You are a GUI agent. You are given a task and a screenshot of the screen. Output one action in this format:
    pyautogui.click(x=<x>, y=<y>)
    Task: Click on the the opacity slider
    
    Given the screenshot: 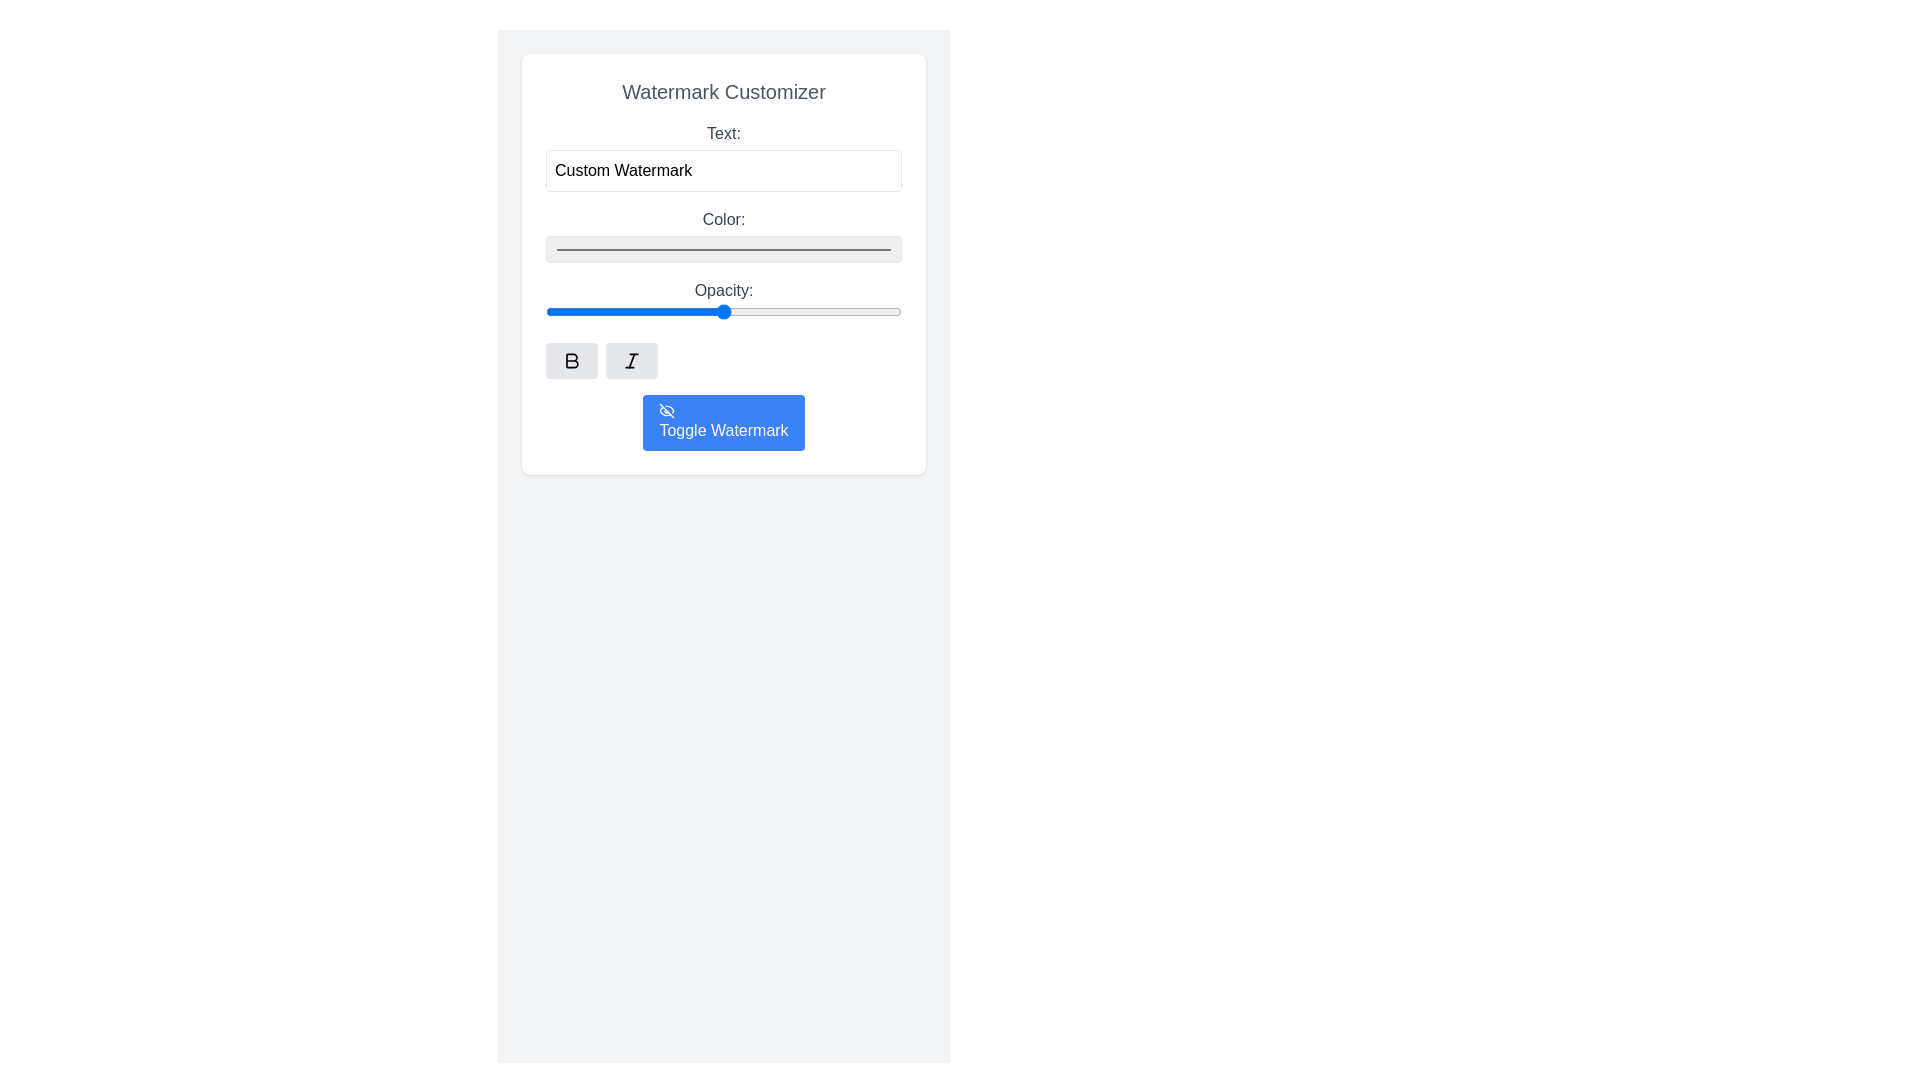 What is the action you would take?
    pyautogui.click(x=546, y=312)
    